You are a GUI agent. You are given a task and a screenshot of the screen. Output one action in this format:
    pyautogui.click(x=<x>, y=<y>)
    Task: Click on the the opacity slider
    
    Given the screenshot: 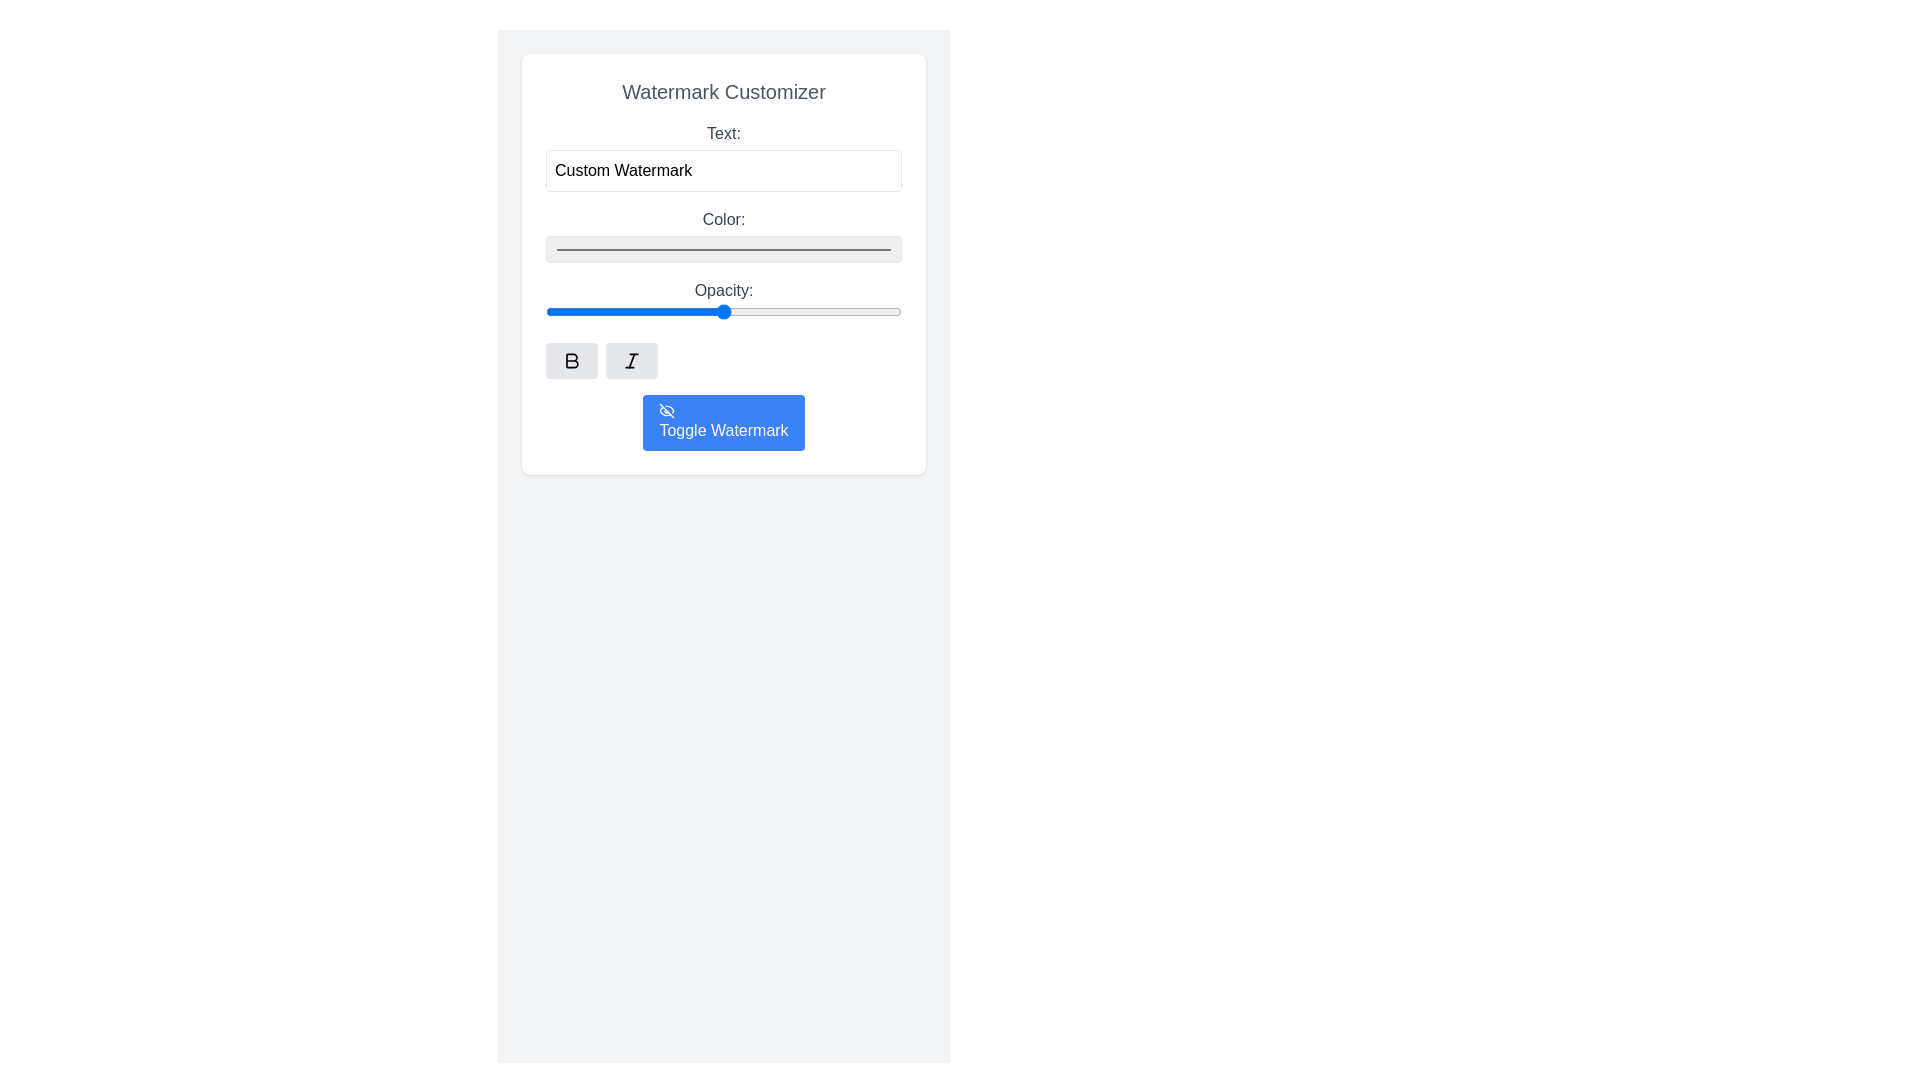 What is the action you would take?
    pyautogui.click(x=546, y=312)
    